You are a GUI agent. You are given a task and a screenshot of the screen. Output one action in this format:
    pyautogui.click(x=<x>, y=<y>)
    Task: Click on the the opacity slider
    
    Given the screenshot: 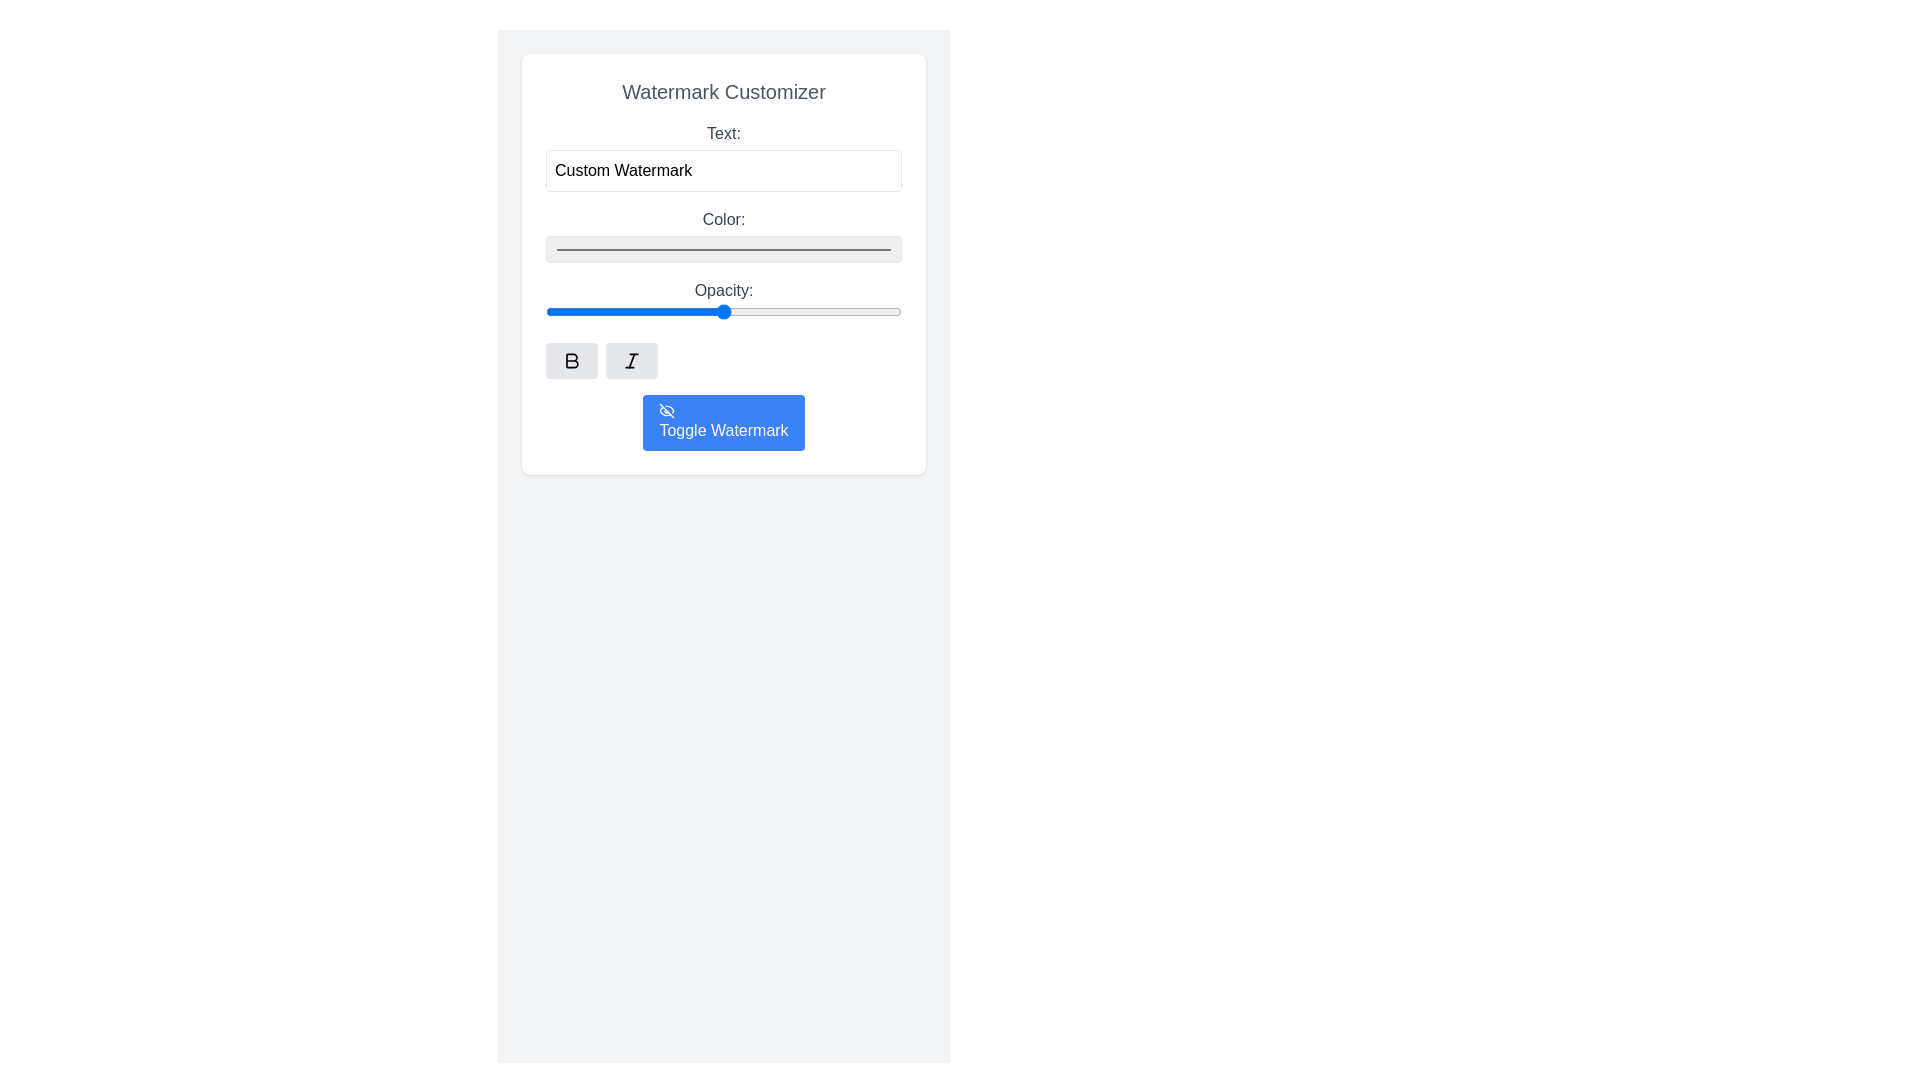 What is the action you would take?
    pyautogui.click(x=546, y=312)
    